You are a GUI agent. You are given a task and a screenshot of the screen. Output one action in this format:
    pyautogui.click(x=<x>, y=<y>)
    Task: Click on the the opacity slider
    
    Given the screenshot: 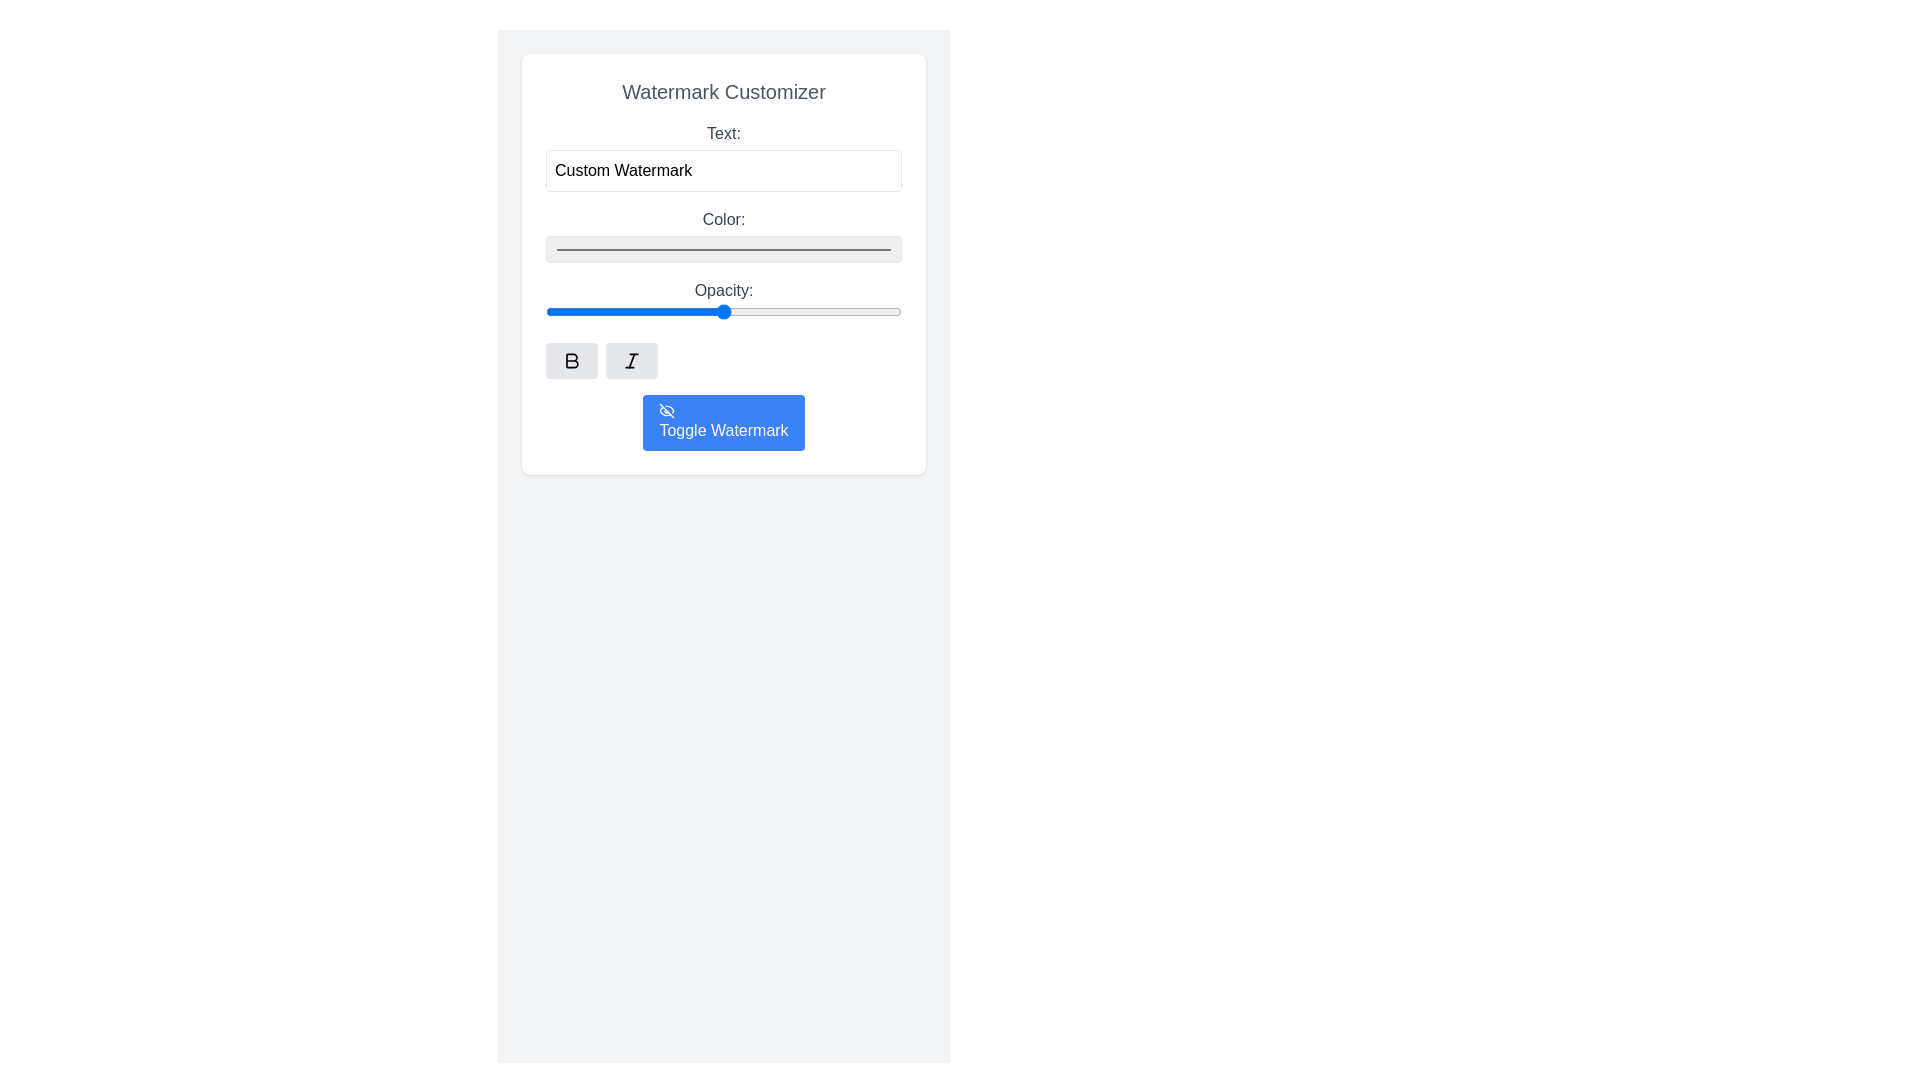 What is the action you would take?
    pyautogui.click(x=546, y=312)
    